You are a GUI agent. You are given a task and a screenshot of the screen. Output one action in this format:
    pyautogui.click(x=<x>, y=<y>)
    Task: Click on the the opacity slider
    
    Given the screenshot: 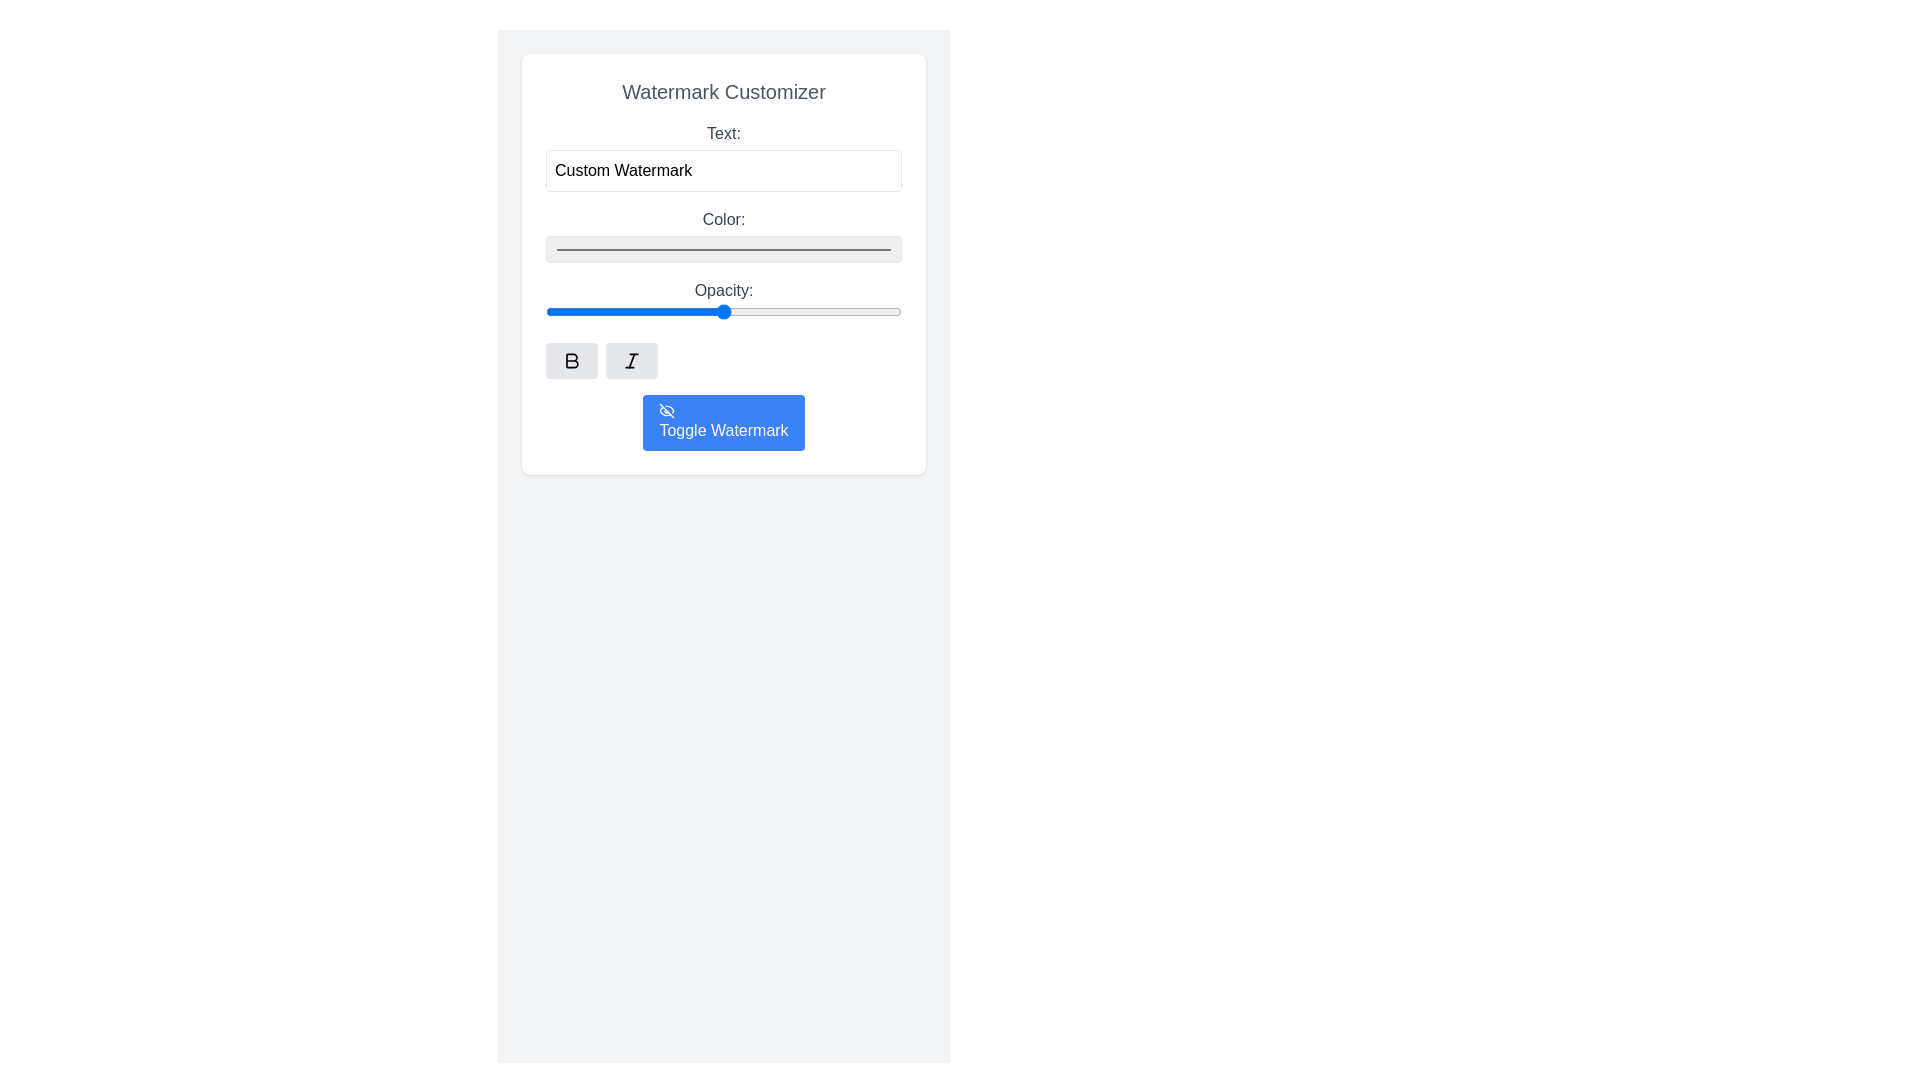 What is the action you would take?
    pyautogui.click(x=546, y=312)
    